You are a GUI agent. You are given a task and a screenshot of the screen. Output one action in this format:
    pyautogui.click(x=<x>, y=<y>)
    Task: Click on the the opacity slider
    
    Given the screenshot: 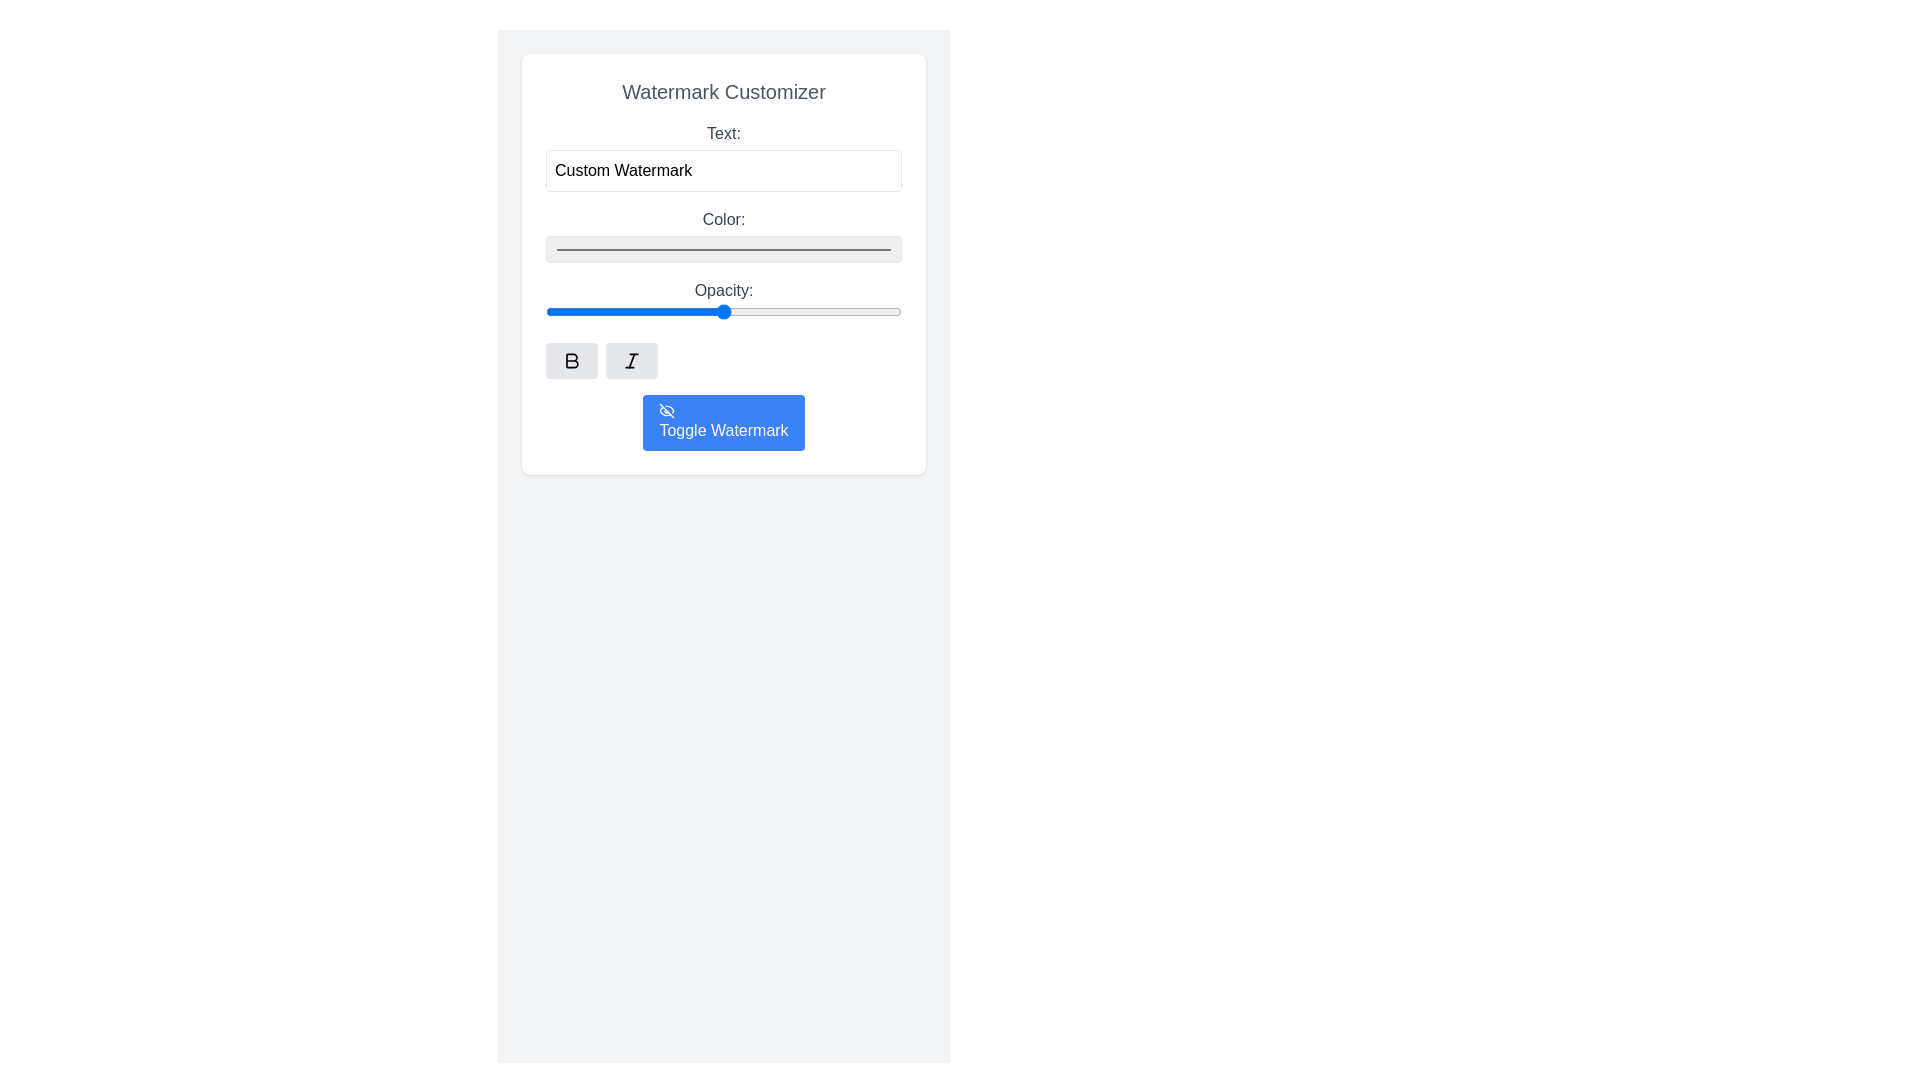 What is the action you would take?
    pyautogui.click(x=546, y=312)
    